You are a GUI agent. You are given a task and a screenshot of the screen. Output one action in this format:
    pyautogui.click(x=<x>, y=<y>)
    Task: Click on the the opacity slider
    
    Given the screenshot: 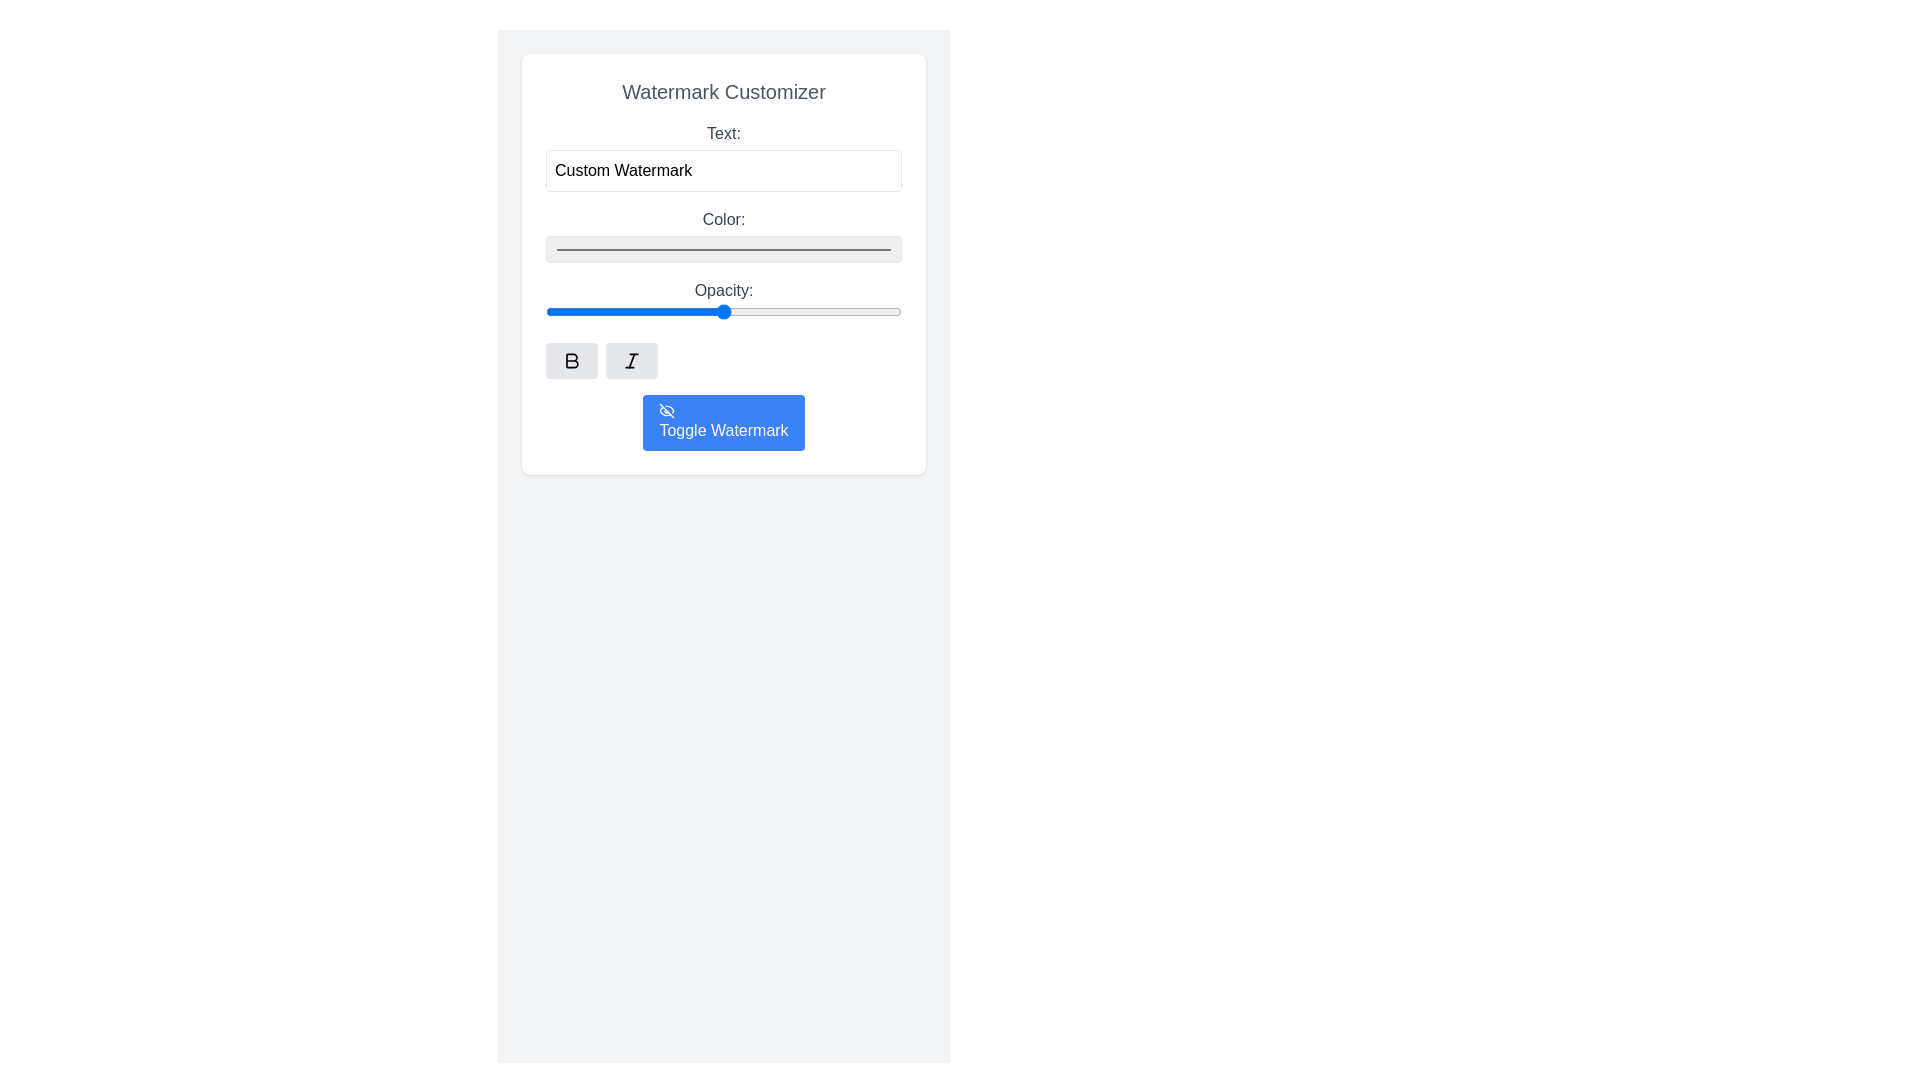 What is the action you would take?
    pyautogui.click(x=546, y=312)
    